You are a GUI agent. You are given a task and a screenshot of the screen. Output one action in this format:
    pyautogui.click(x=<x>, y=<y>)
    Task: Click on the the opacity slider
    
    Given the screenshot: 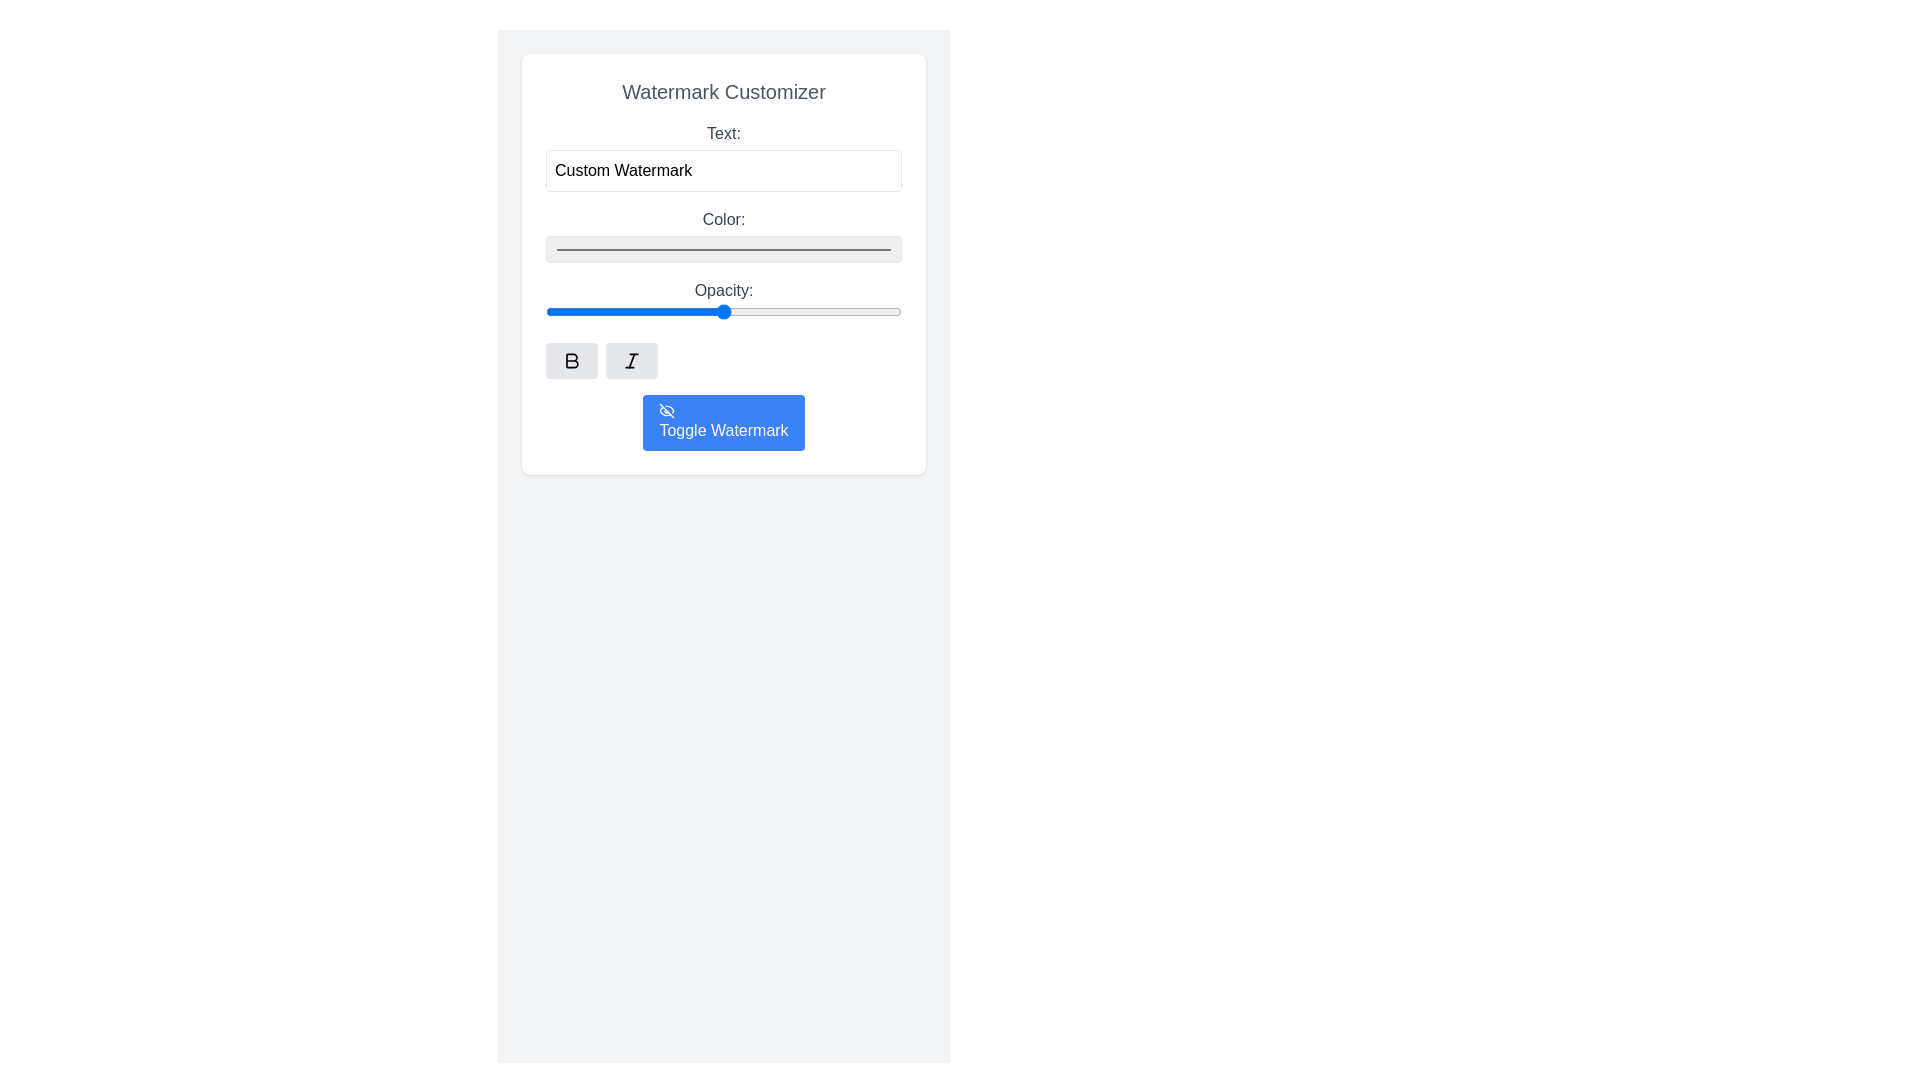 What is the action you would take?
    pyautogui.click(x=546, y=312)
    